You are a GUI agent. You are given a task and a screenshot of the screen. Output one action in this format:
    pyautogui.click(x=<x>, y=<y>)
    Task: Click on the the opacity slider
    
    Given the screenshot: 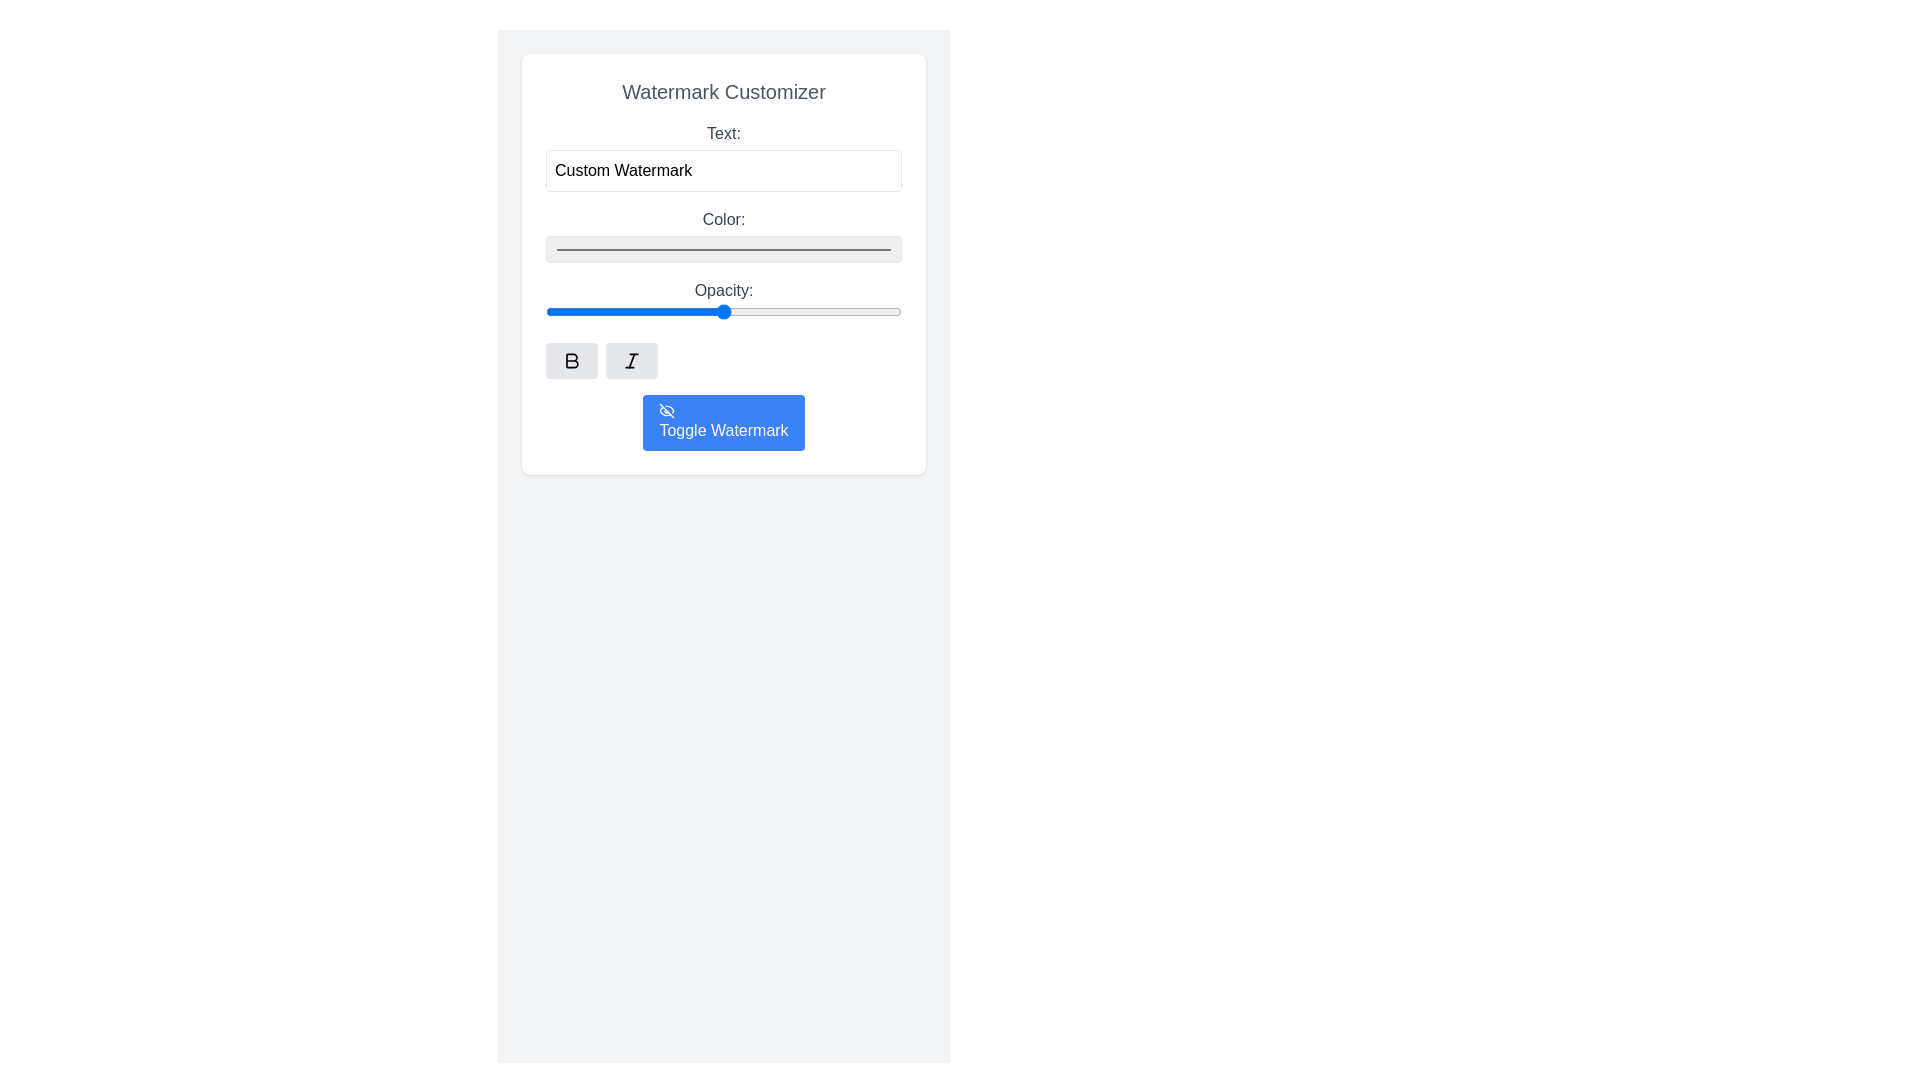 What is the action you would take?
    pyautogui.click(x=546, y=312)
    